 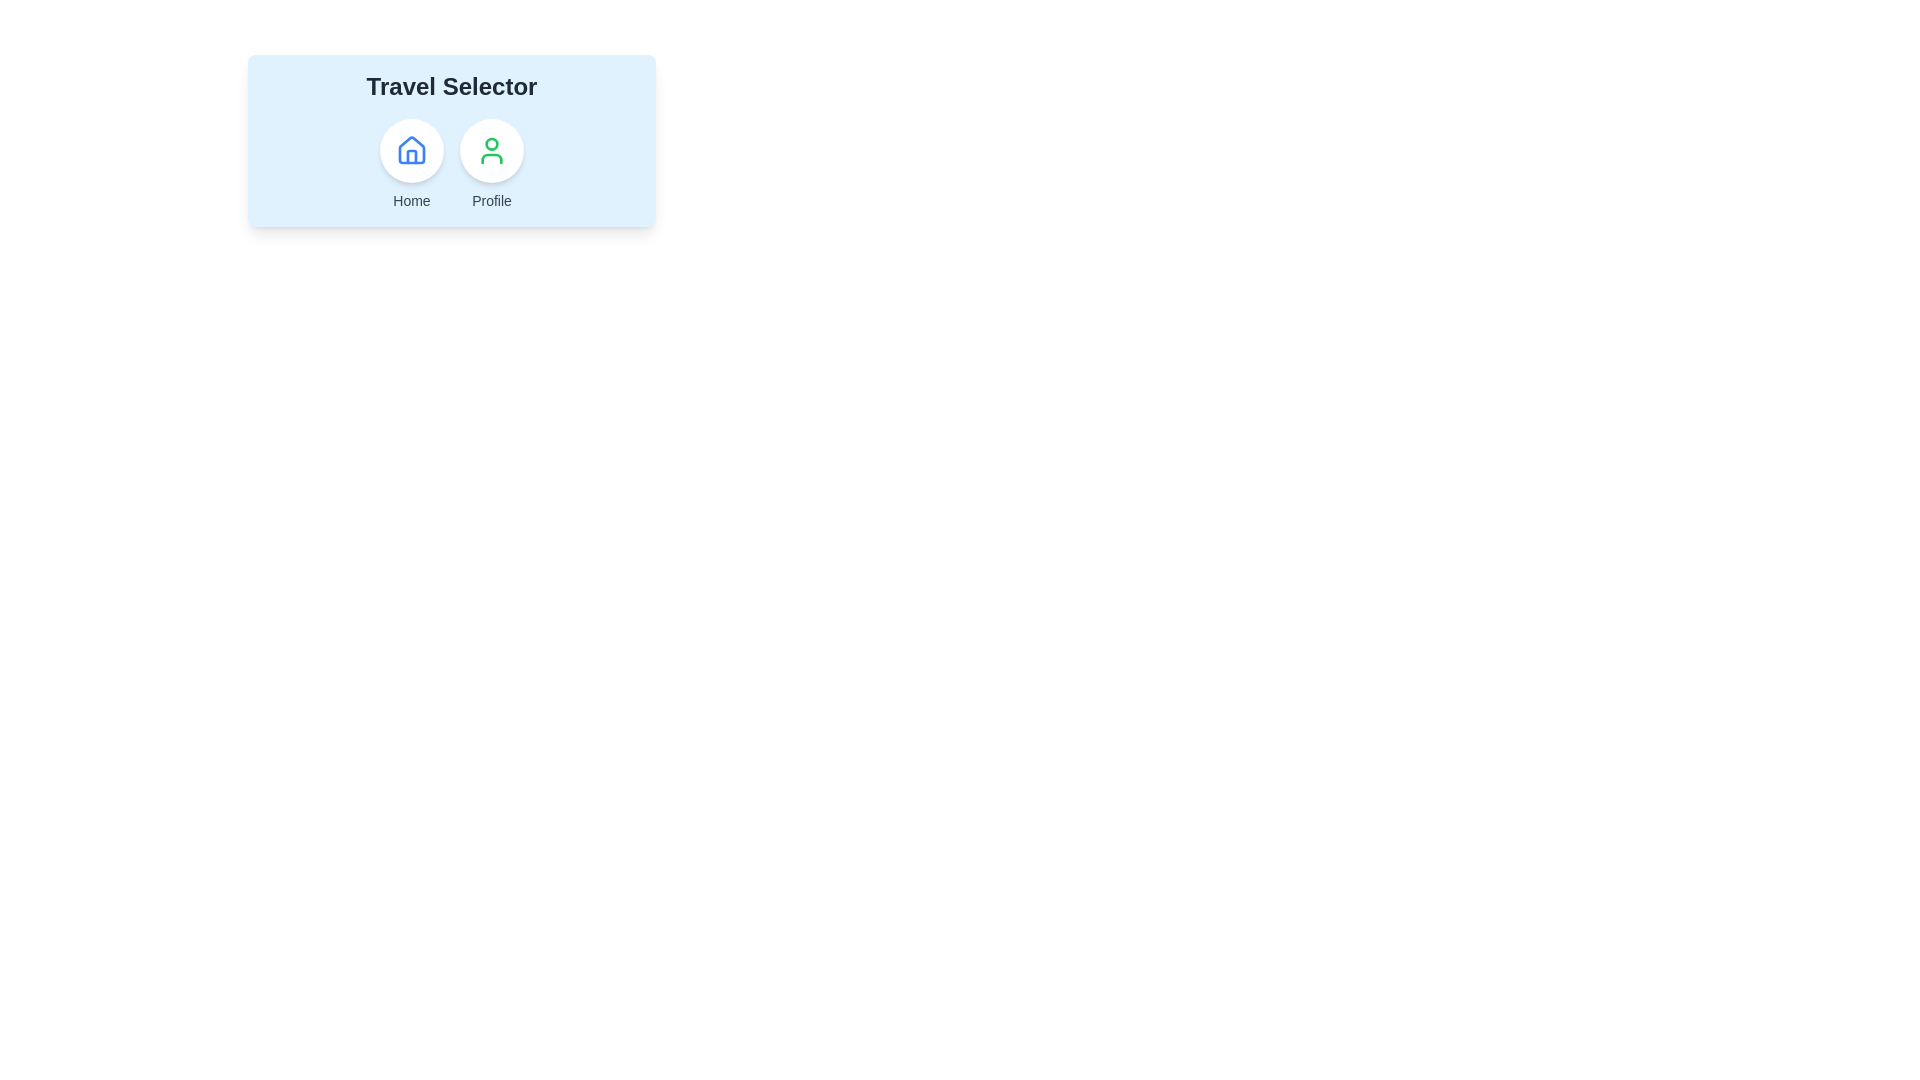 I want to click on the circular 'Profile' button which features a white background, a green outline, and a user figure icon inside, so click(x=491, y=149).